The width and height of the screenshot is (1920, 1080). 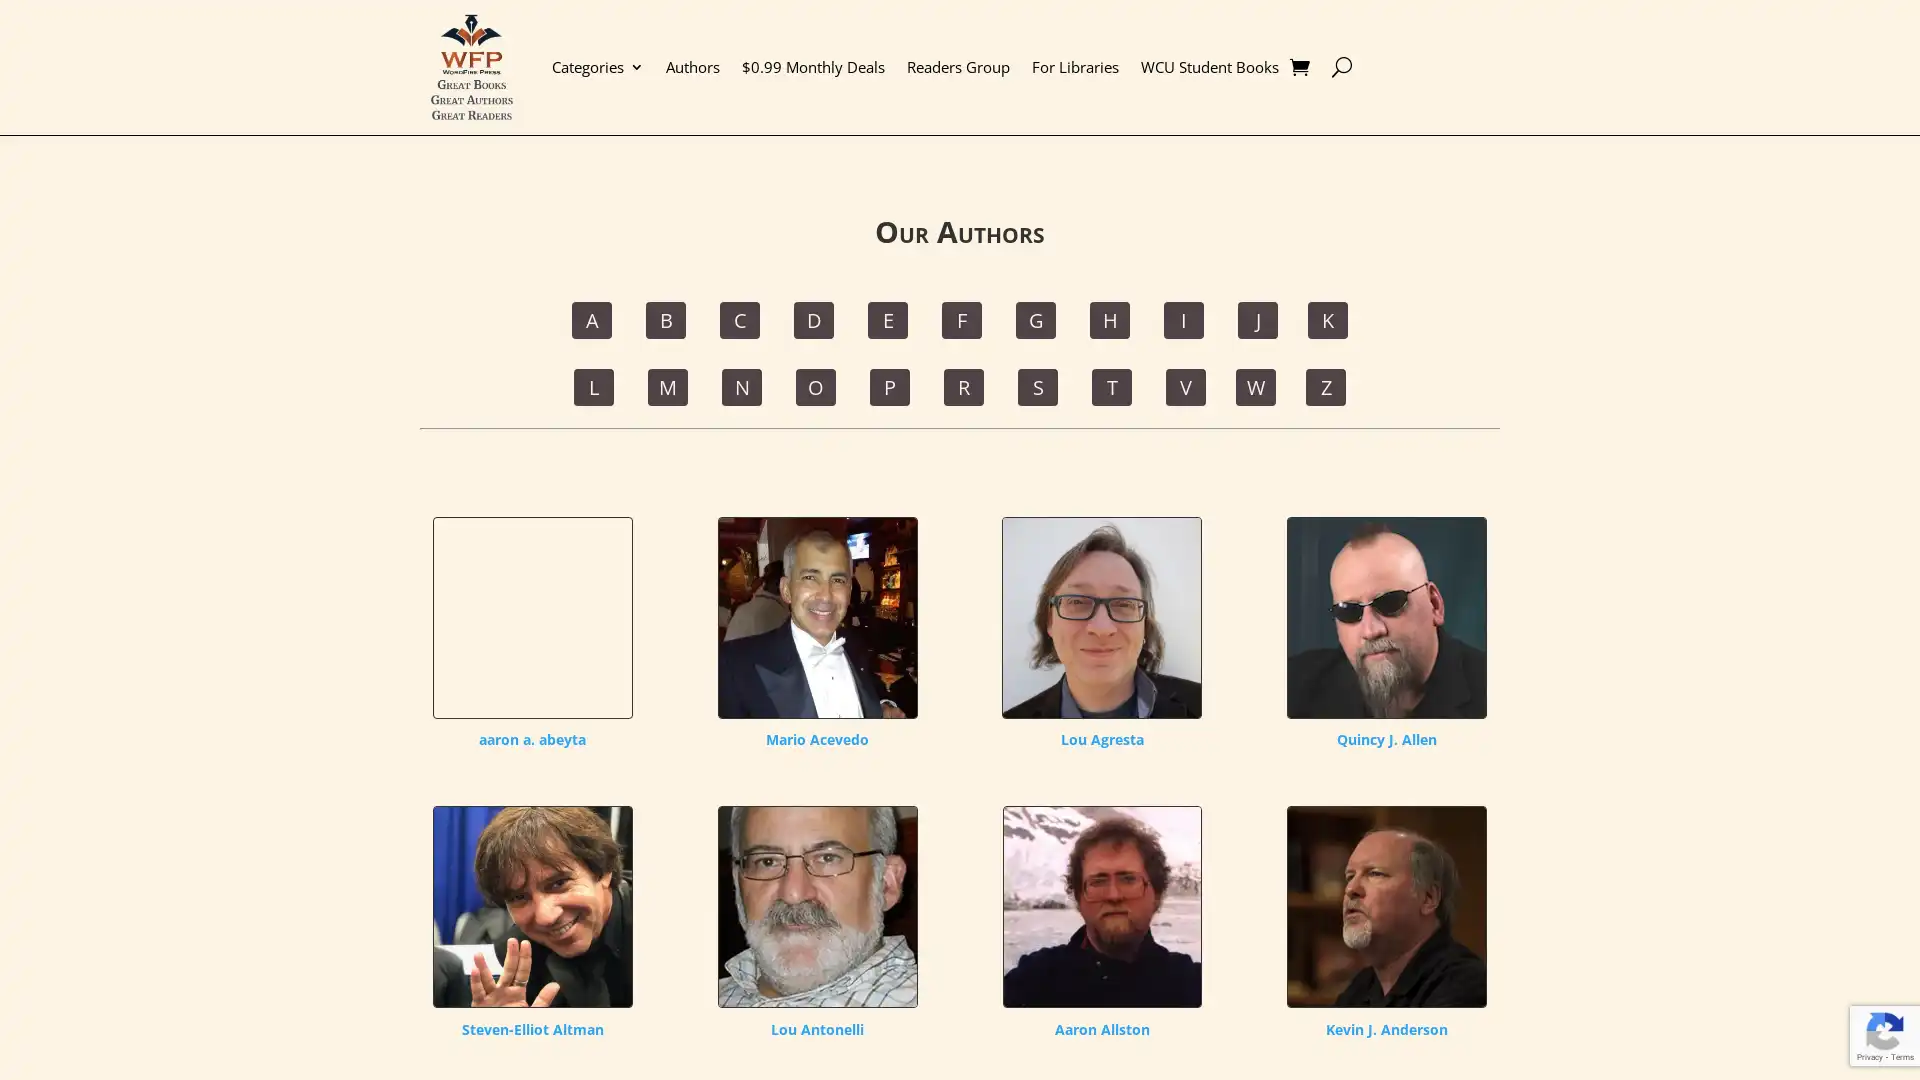 I want to click on F, so click(x=961, y=318).